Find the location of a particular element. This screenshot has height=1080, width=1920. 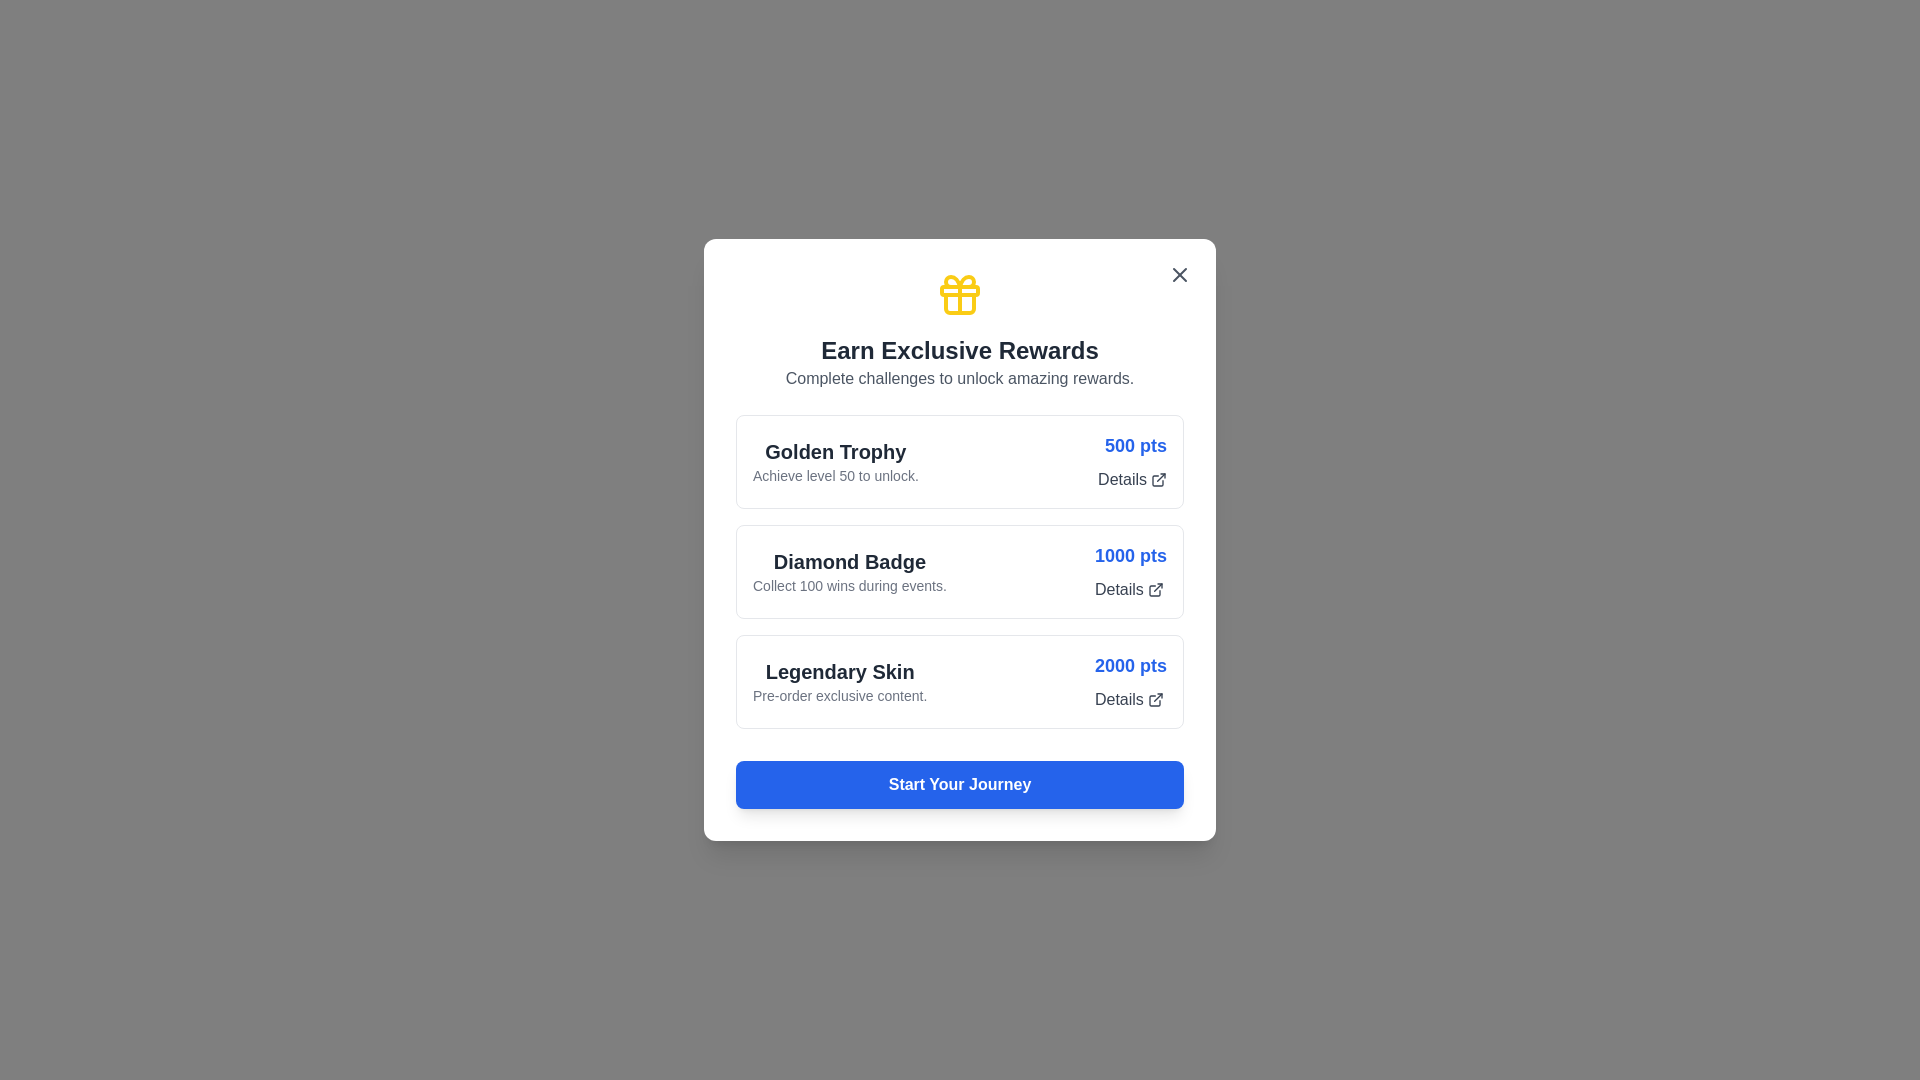

the button located at the bottom of the centered modal for reward challenges to initiate the journey or action is located at coordinates (960, 784).